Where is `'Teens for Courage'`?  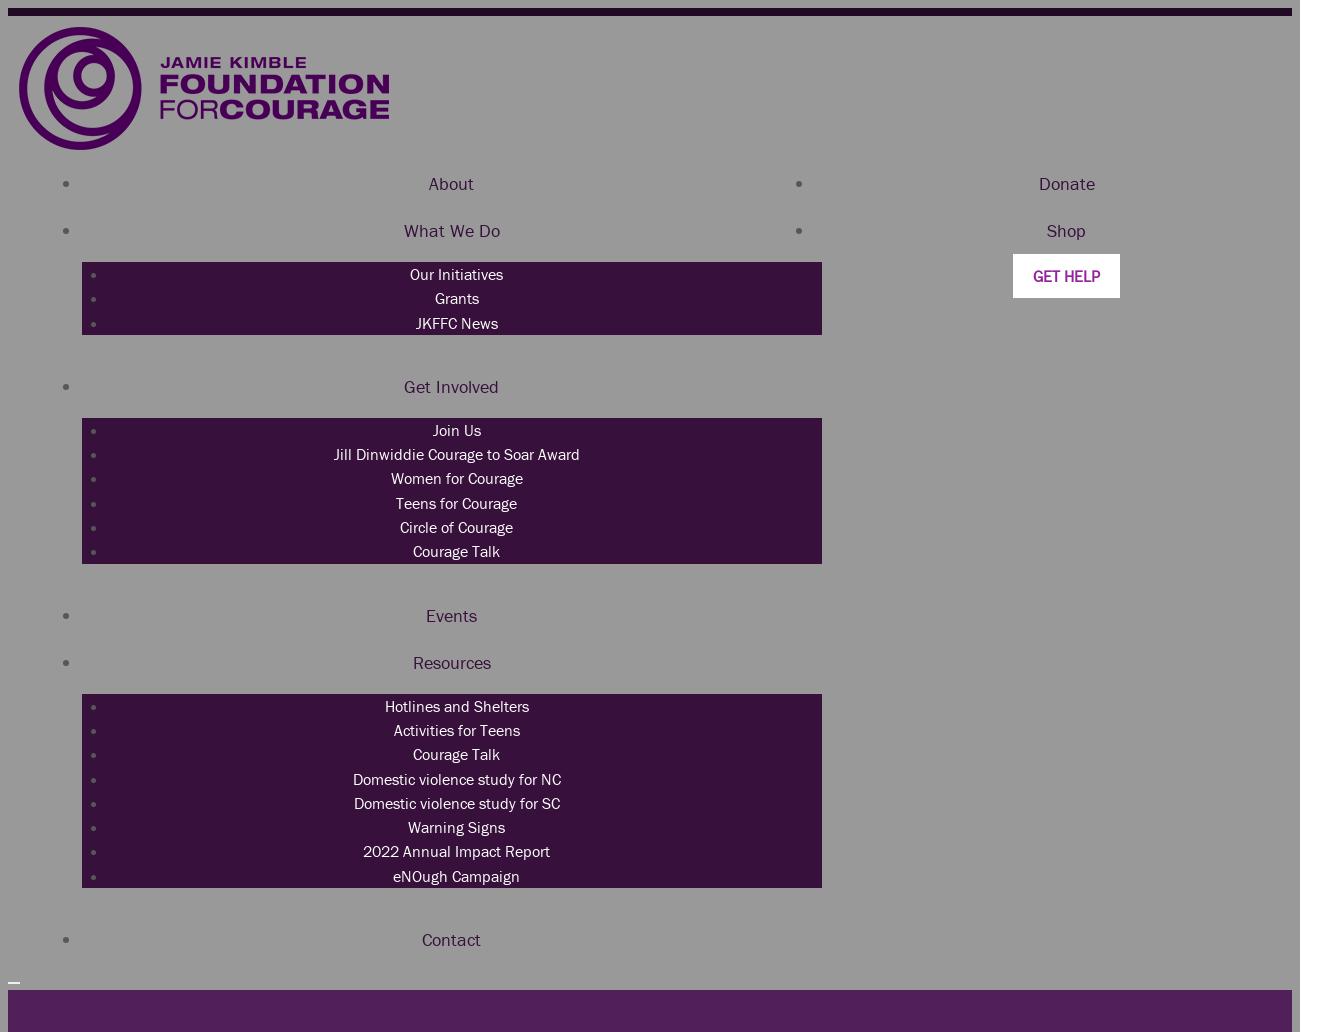 'Teens for Courage' is located at coordinates (396, 500).